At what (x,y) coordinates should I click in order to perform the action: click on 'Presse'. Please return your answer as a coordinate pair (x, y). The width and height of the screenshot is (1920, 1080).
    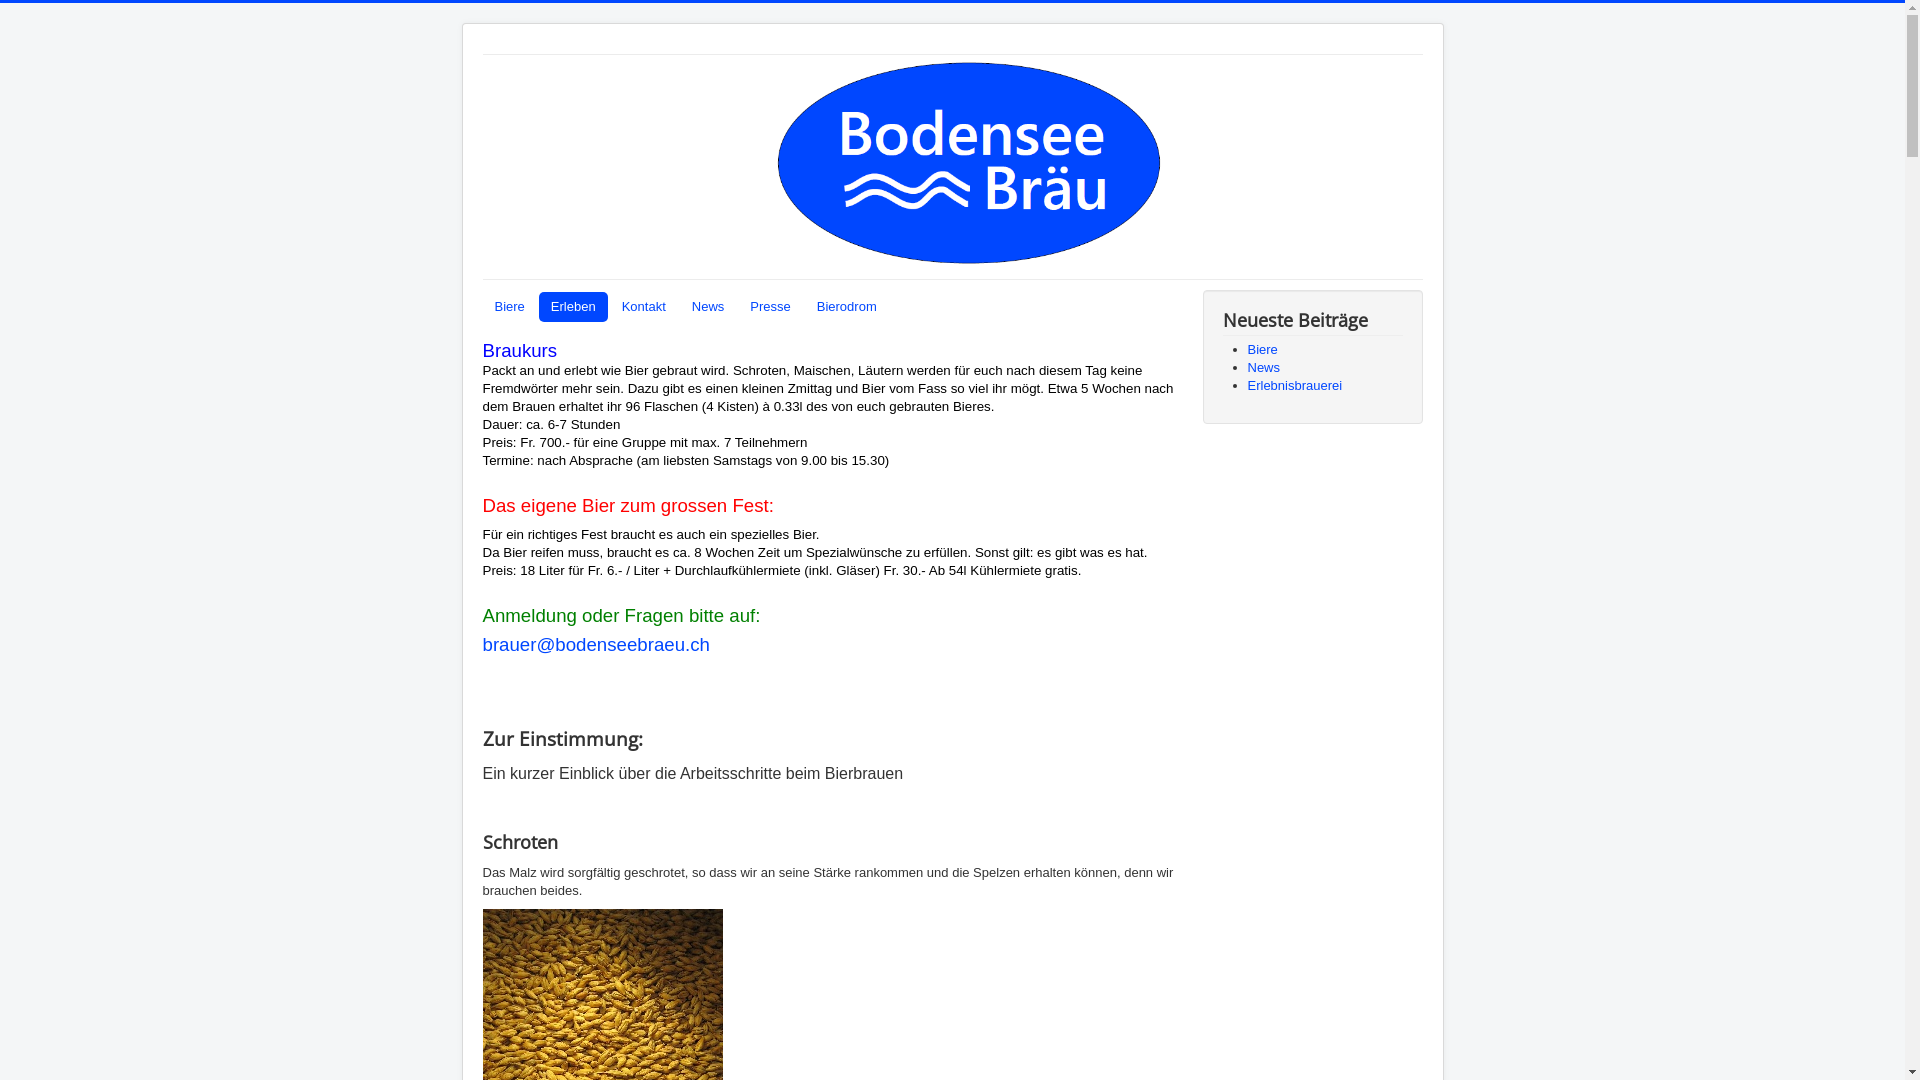
    Looking at the image, I should click on (768, 307).